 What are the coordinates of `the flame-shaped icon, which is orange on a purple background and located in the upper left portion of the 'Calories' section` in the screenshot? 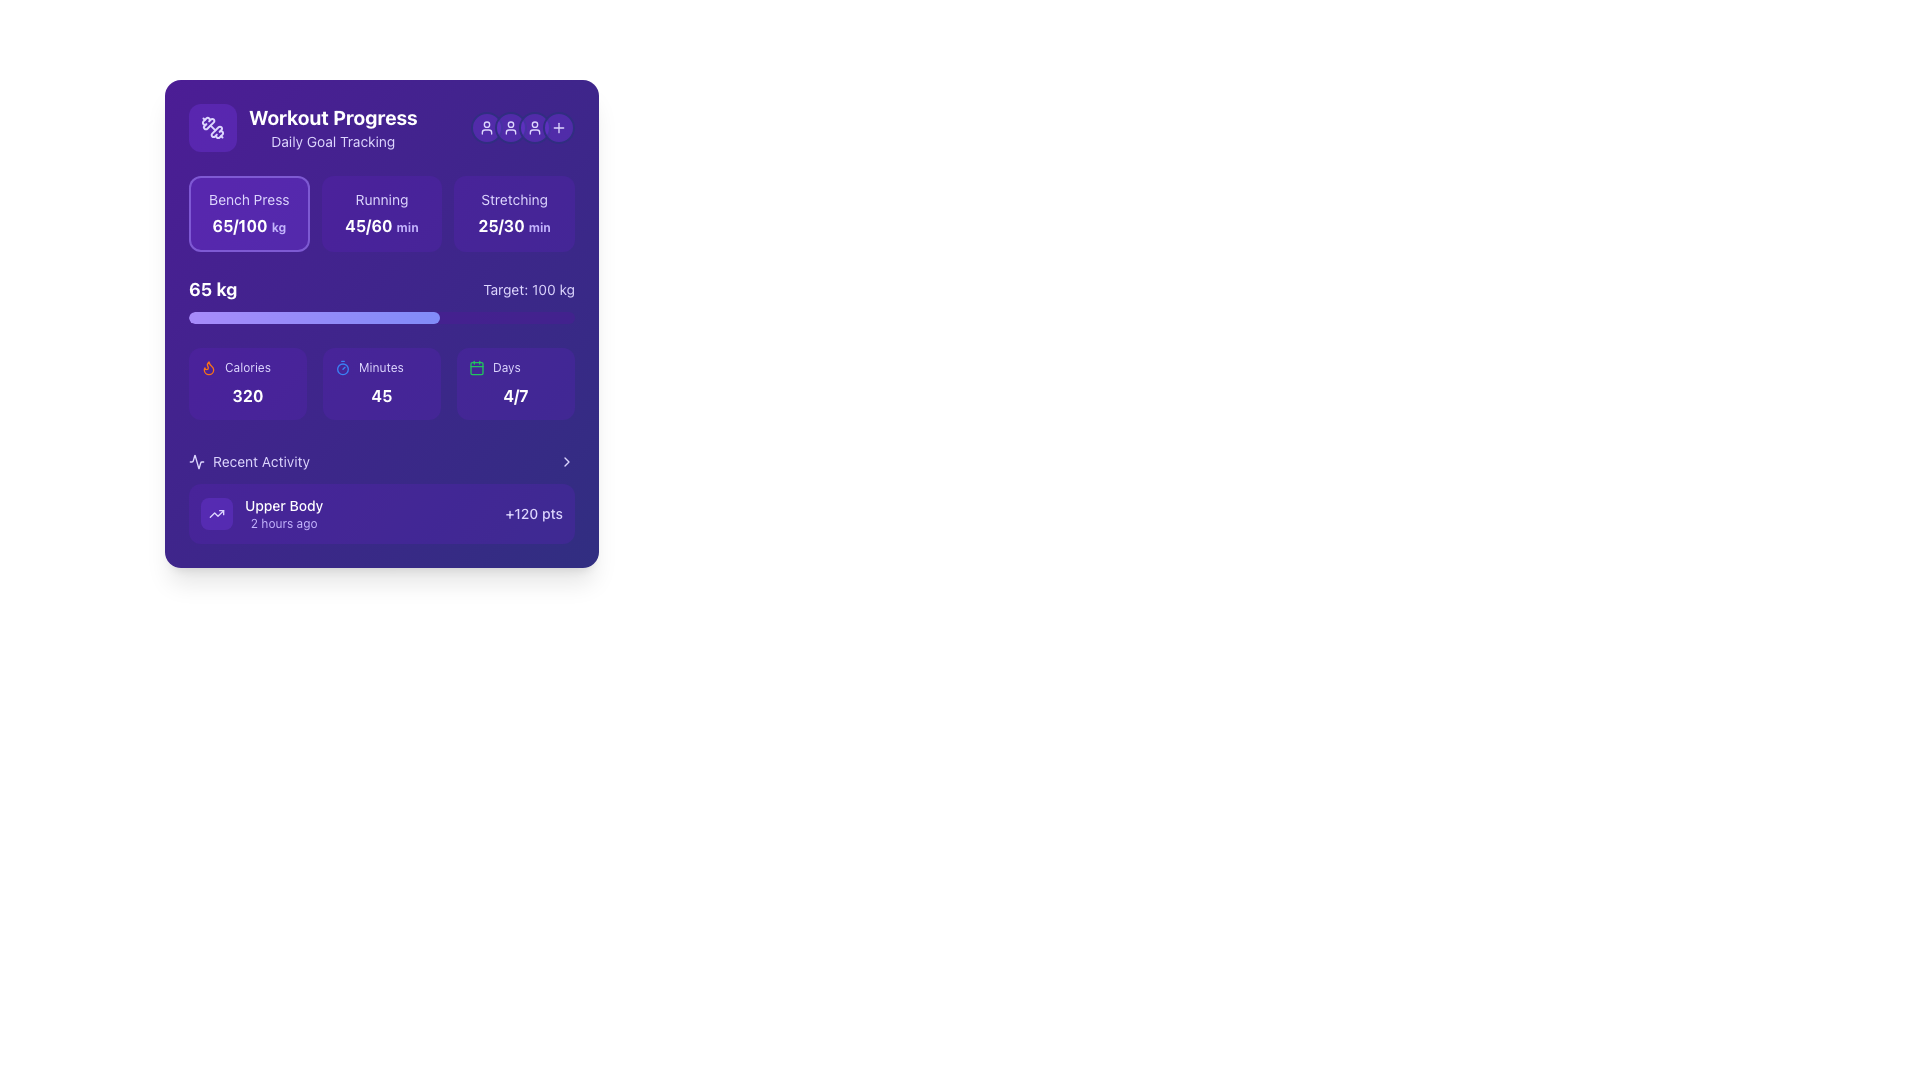 It's located at (209, 367).